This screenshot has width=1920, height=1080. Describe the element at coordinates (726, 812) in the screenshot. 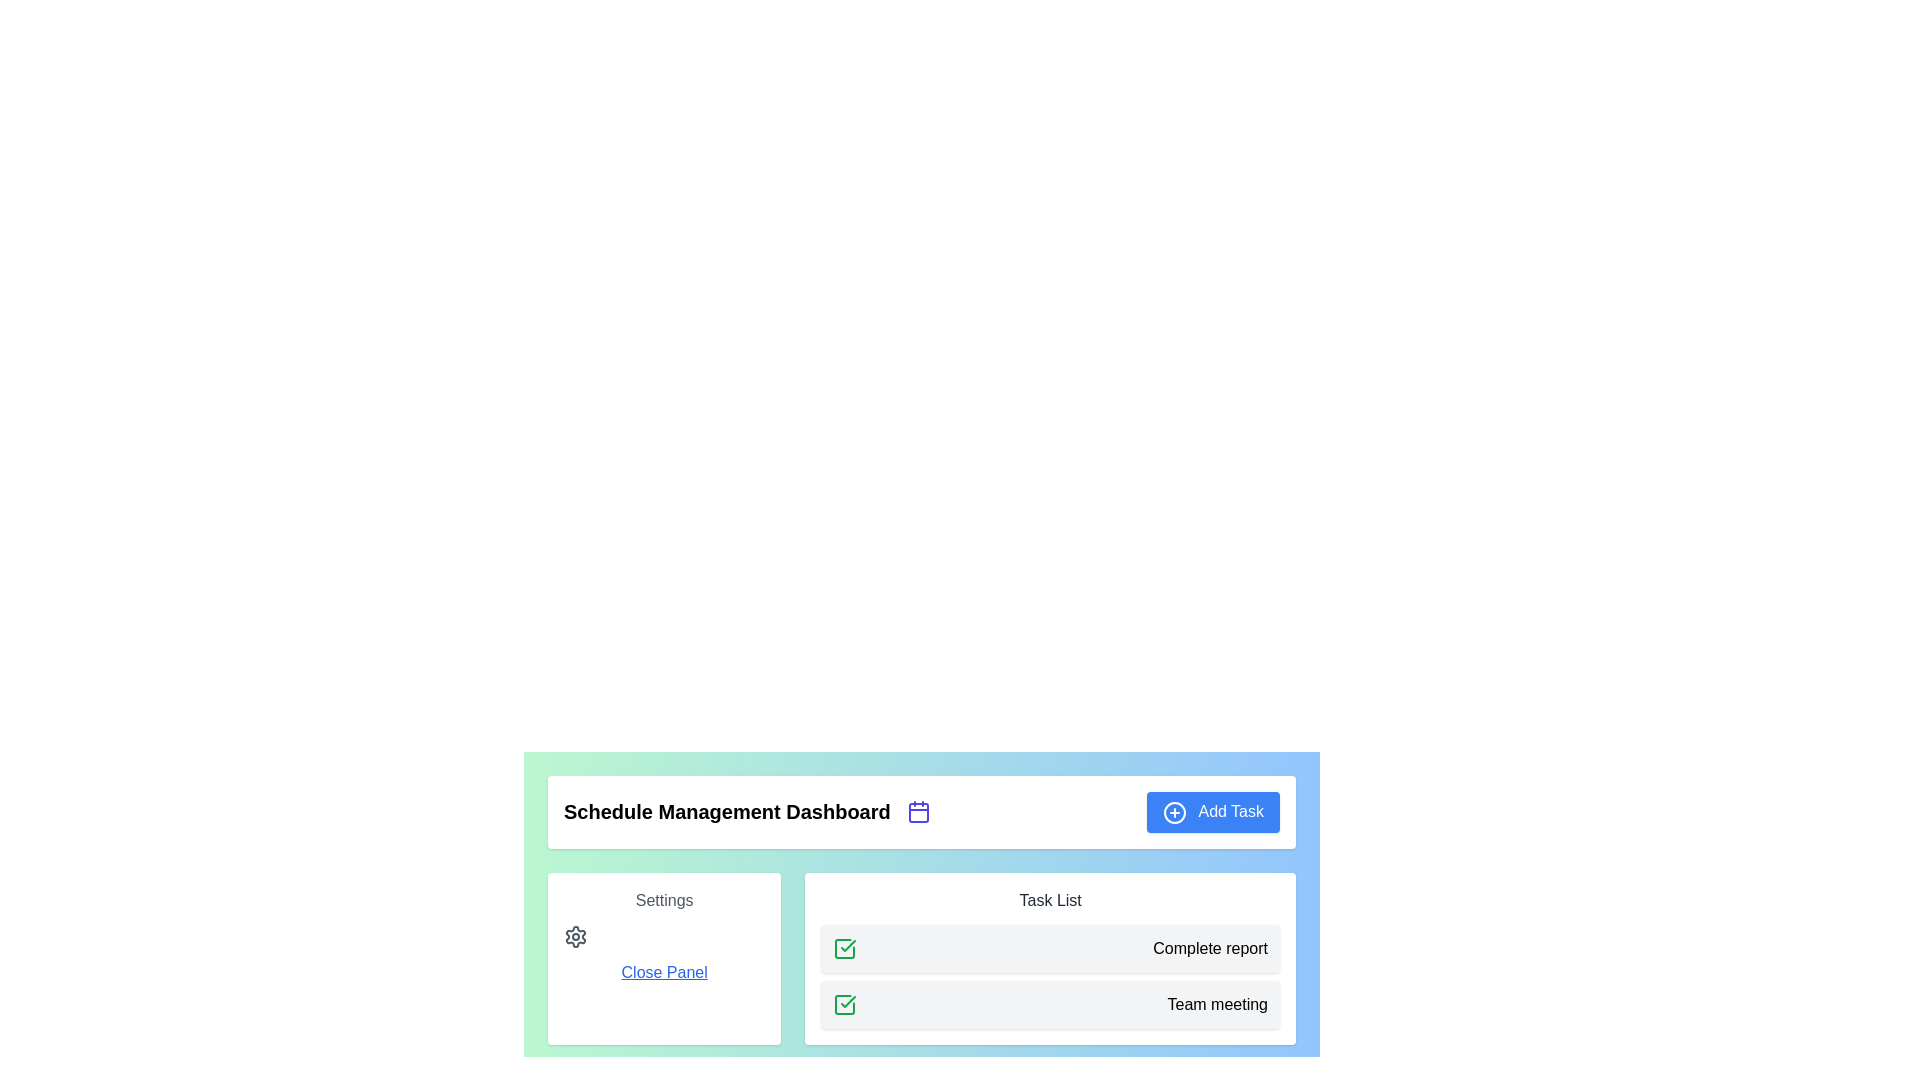

I see `the static text element that serves as the title of the dashboard, which is centrally located within the header section, to the left of a calendar icon` at that location.